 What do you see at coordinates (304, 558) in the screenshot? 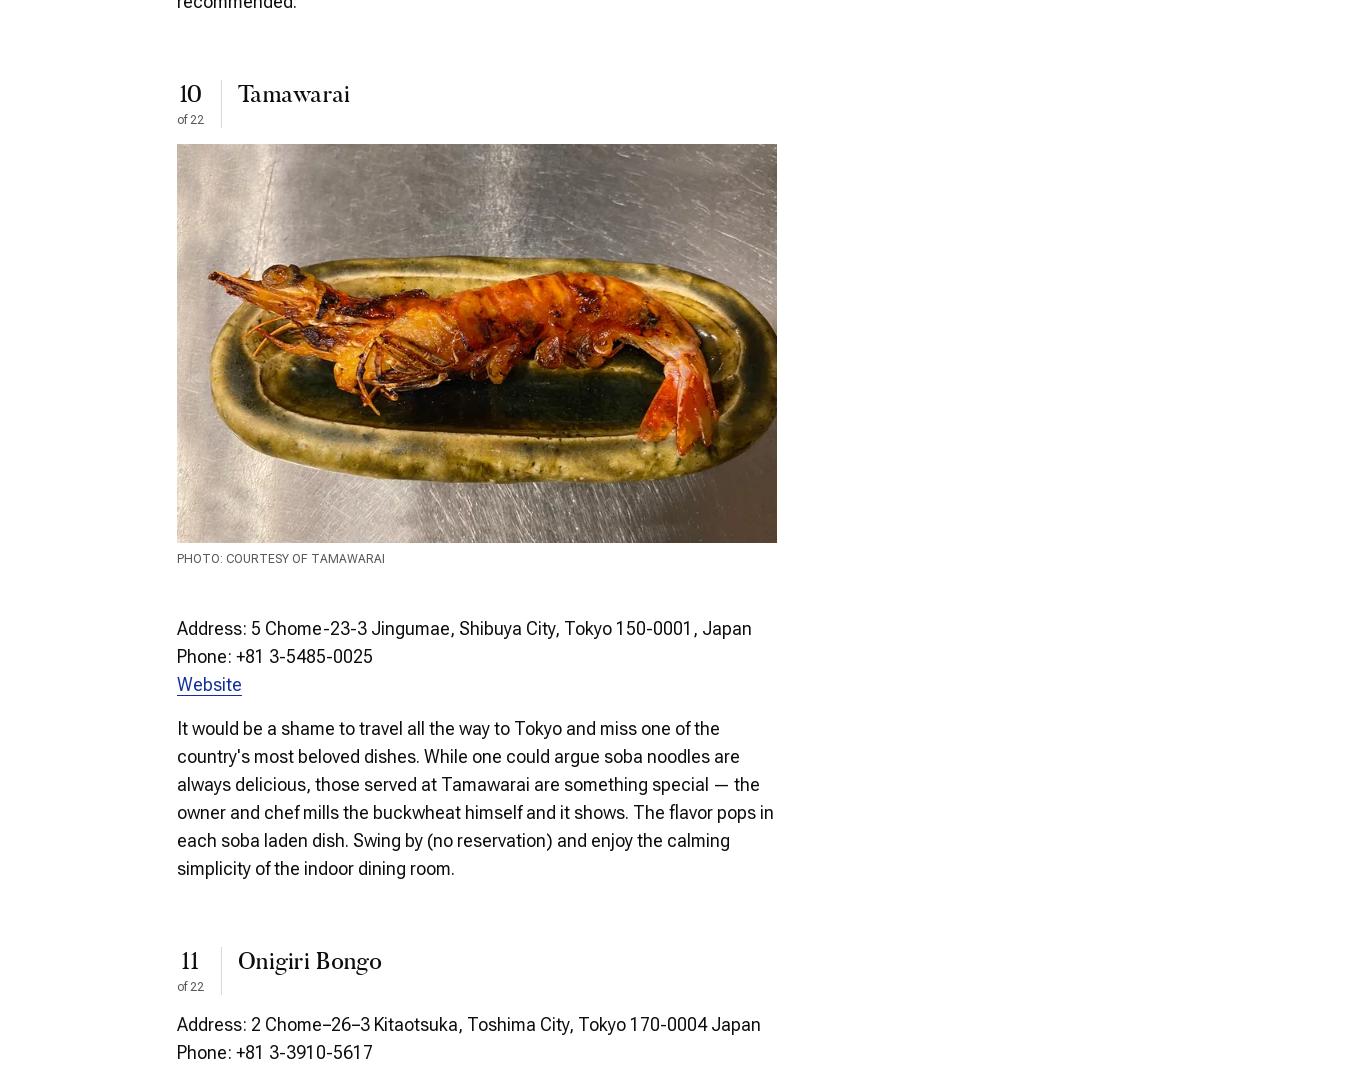
I see `'Courtesy of Tamawarai'` at bounding box center [304, 558].